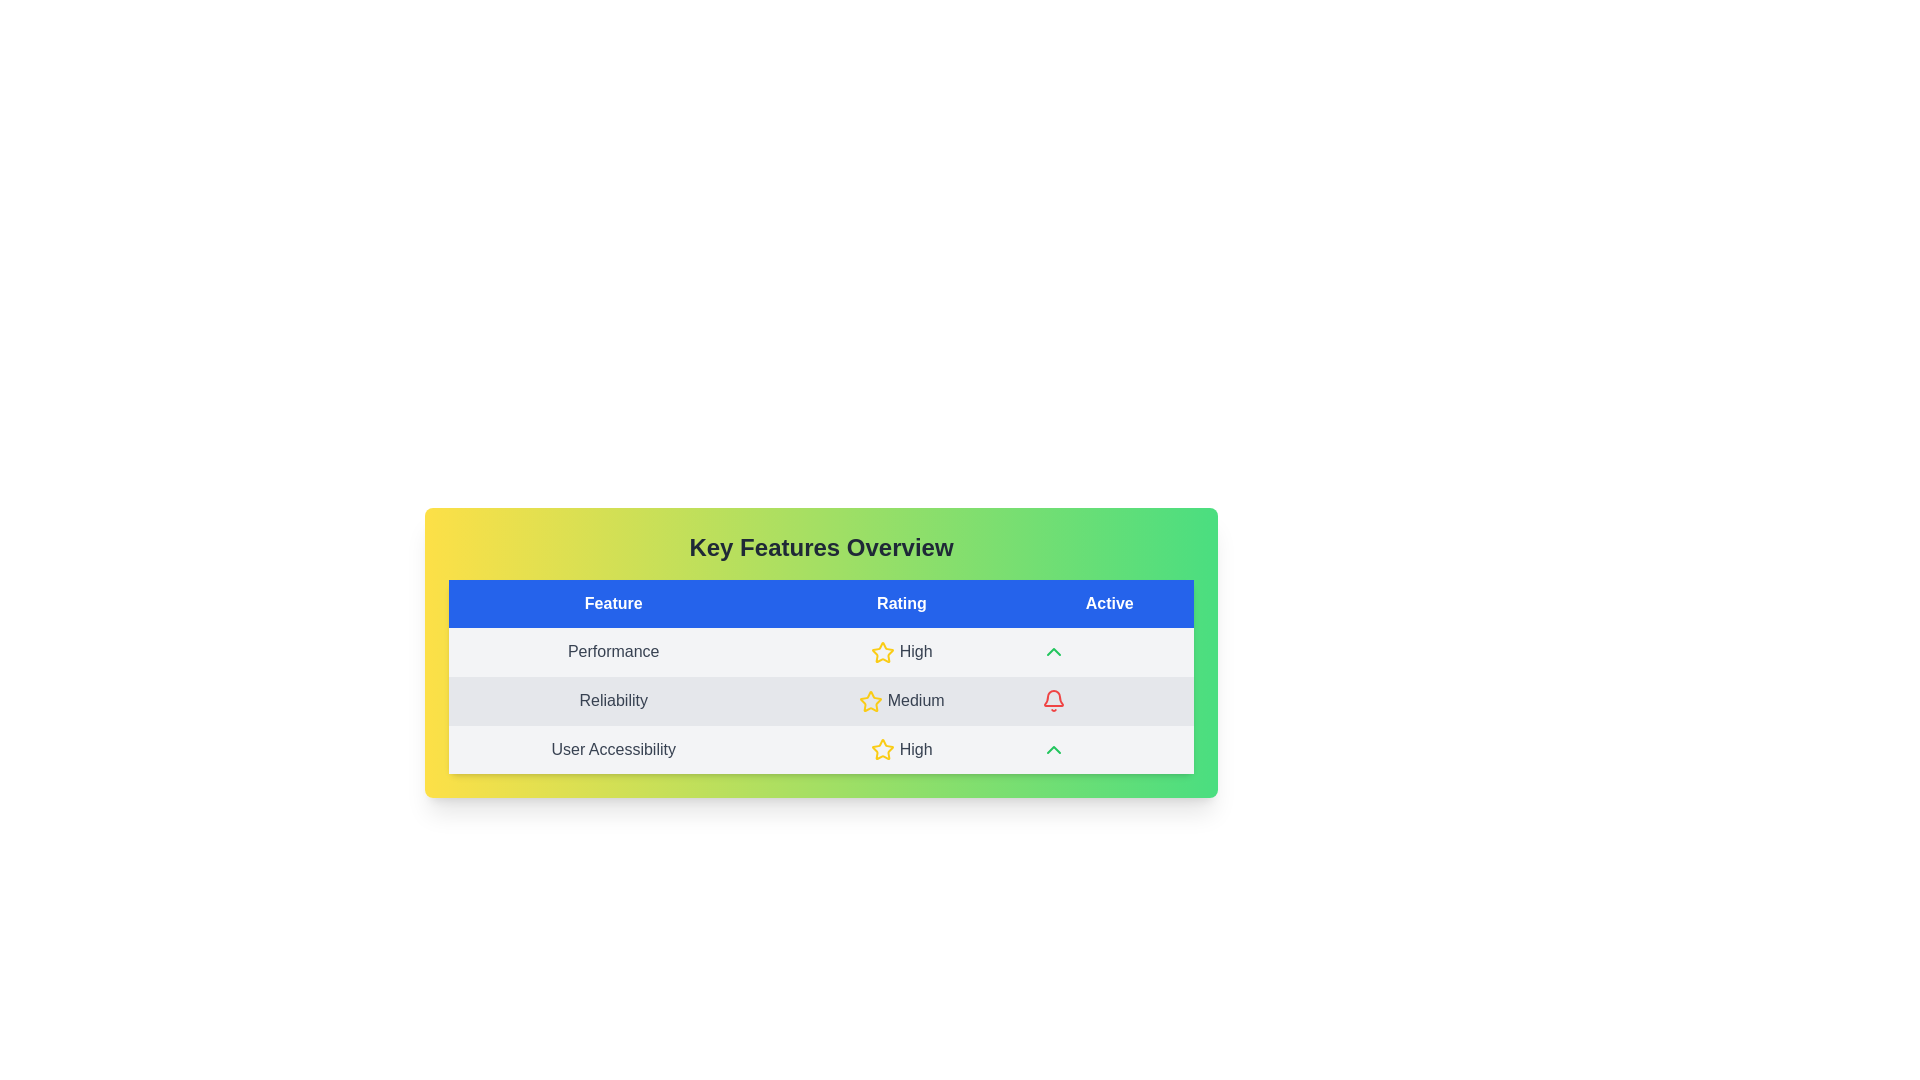  What do you see at coordinates (612, 749) in the screenshot?
I see `the label containing the text 'User Accessibility' in the third row of the table under the 'Feature' column` at bounding box center [612, 749].